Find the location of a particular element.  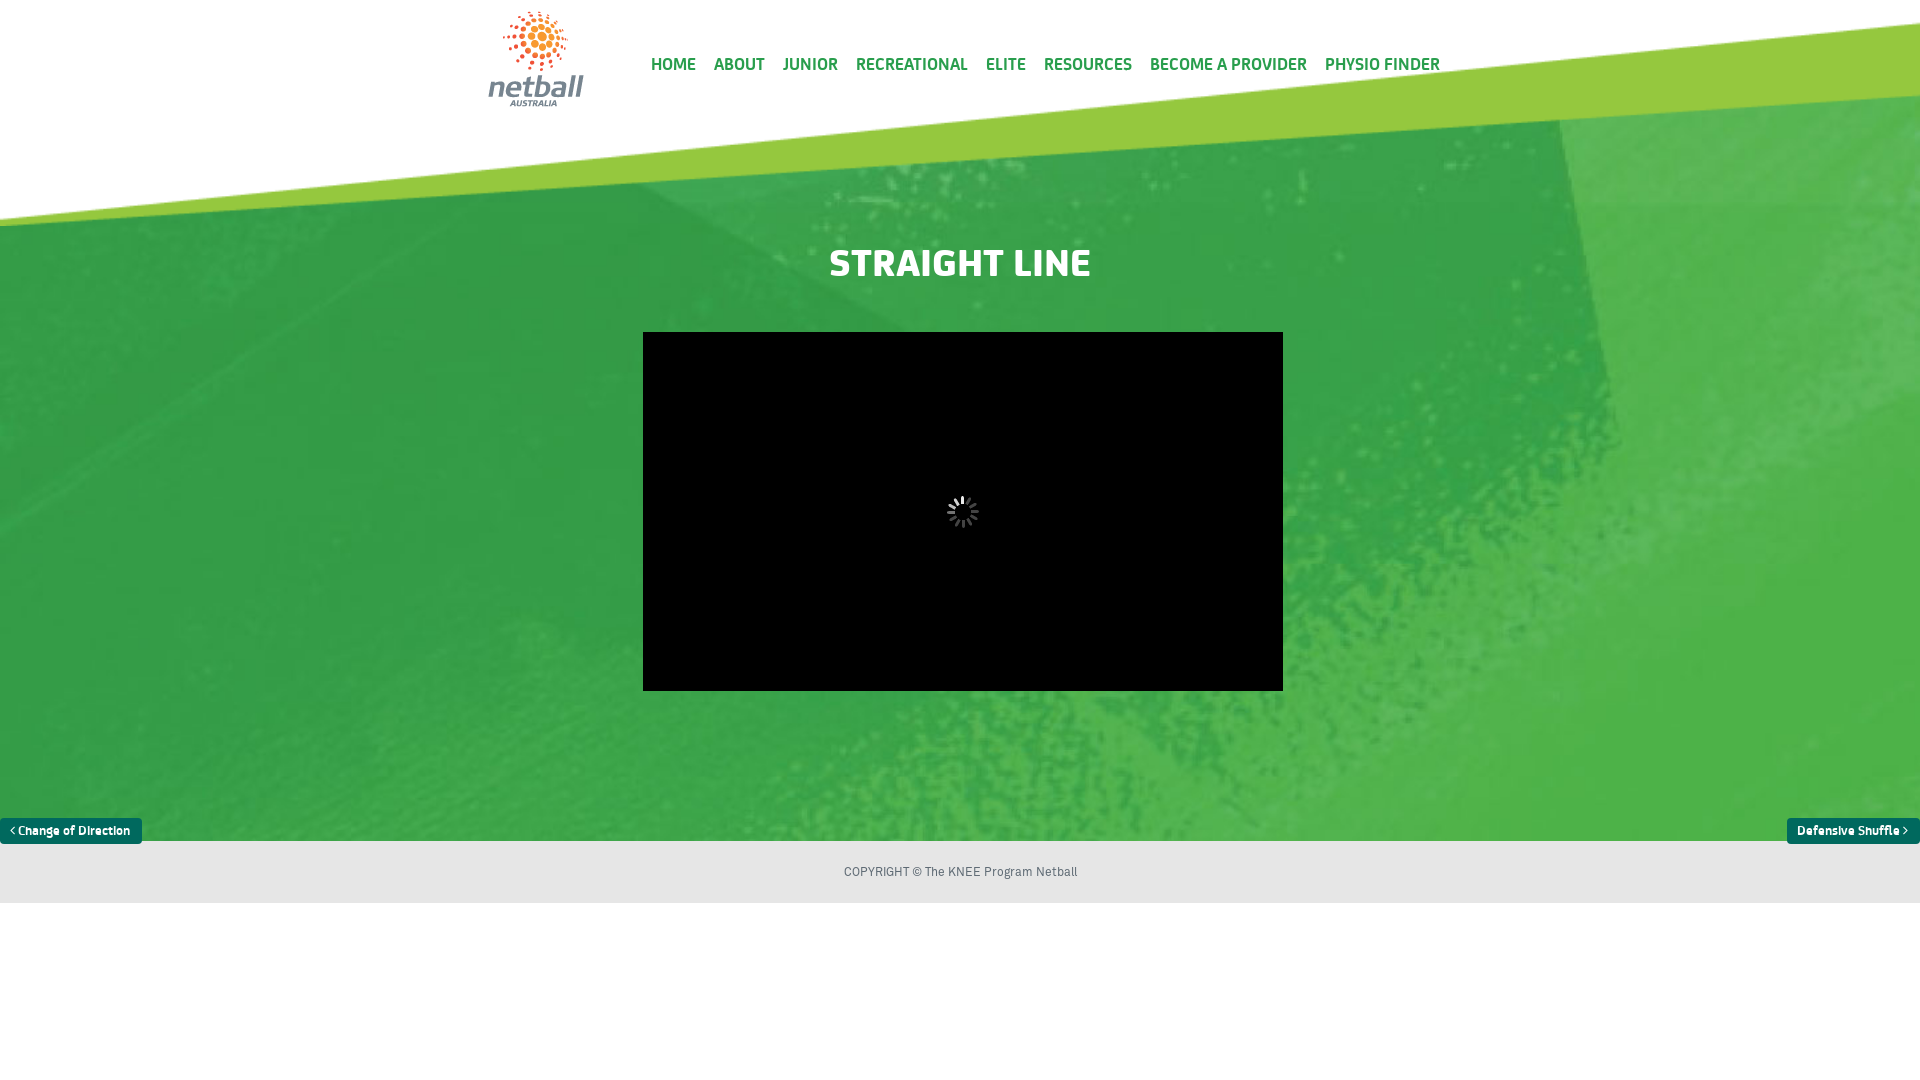

'RECREATIONAL' is located at coordinates (838, 63).